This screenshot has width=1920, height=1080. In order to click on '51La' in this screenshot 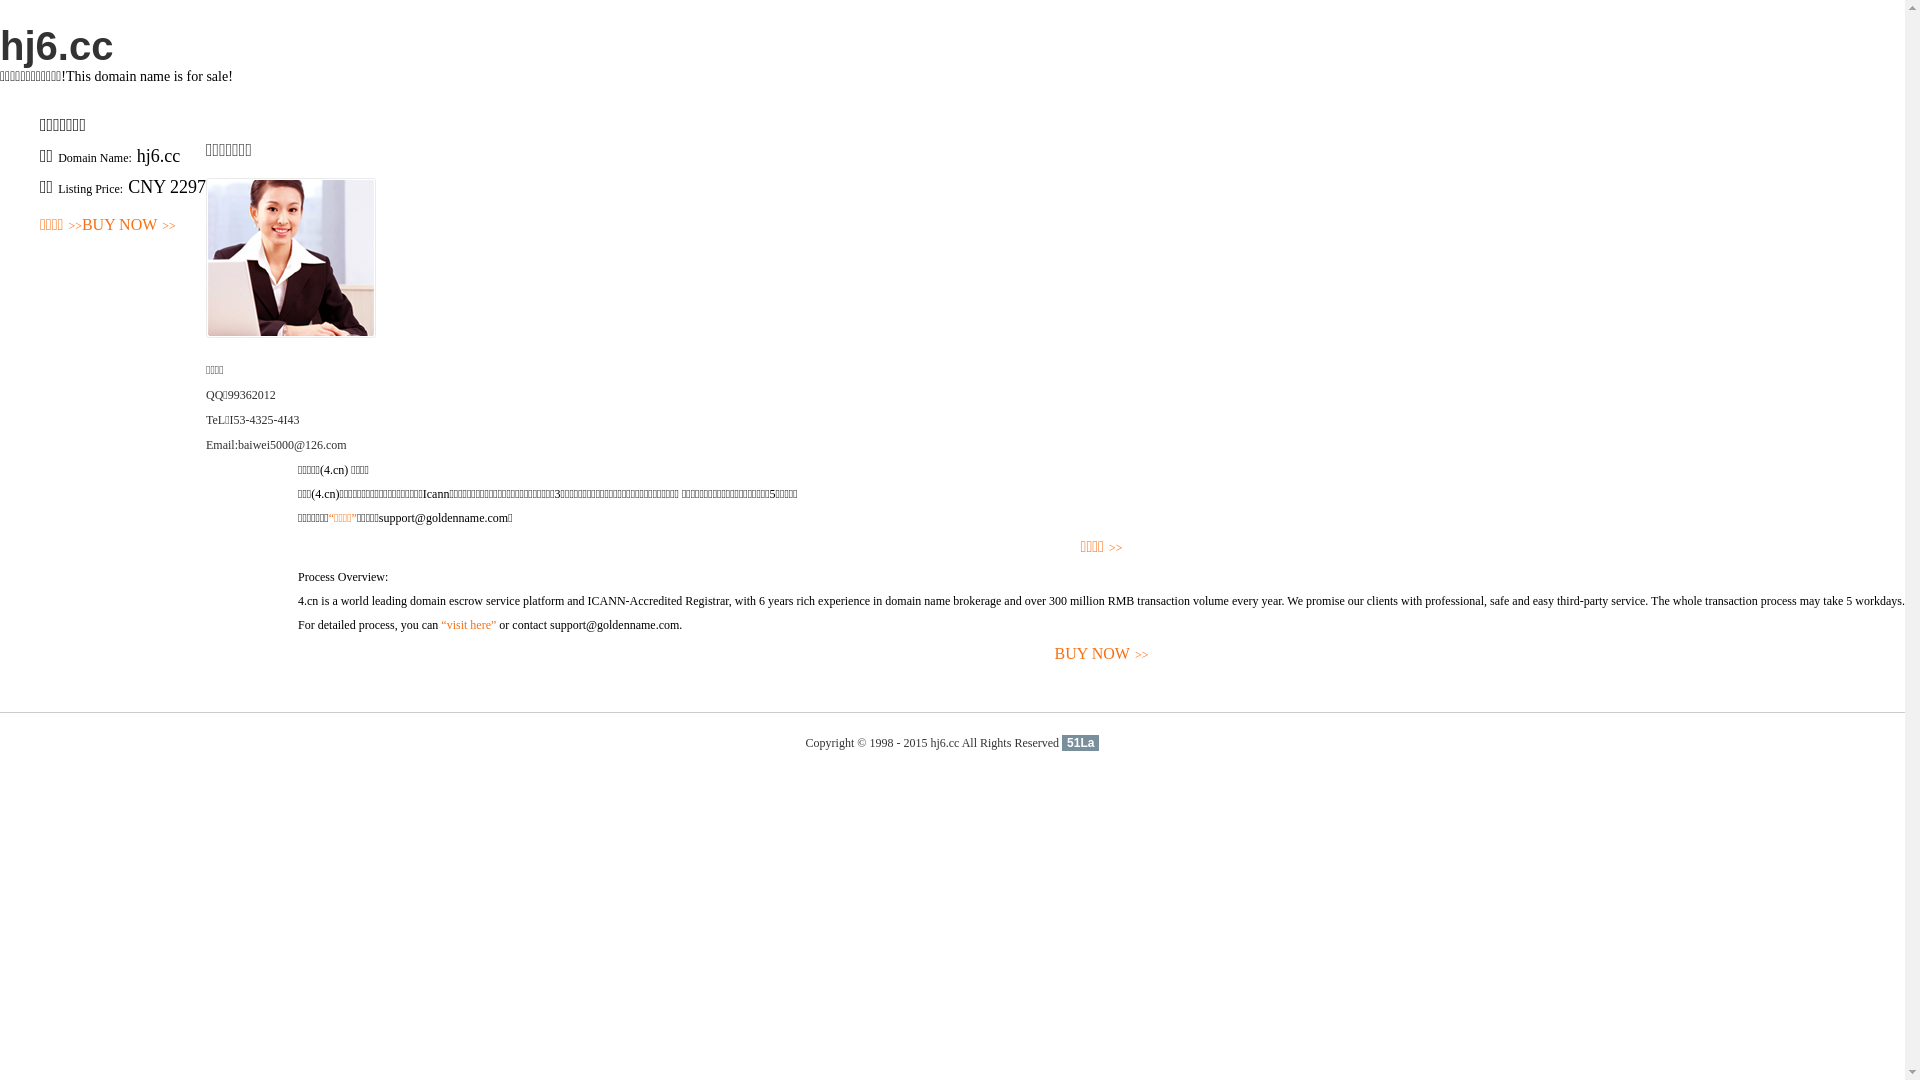, I will do `click(1079, 743)`.